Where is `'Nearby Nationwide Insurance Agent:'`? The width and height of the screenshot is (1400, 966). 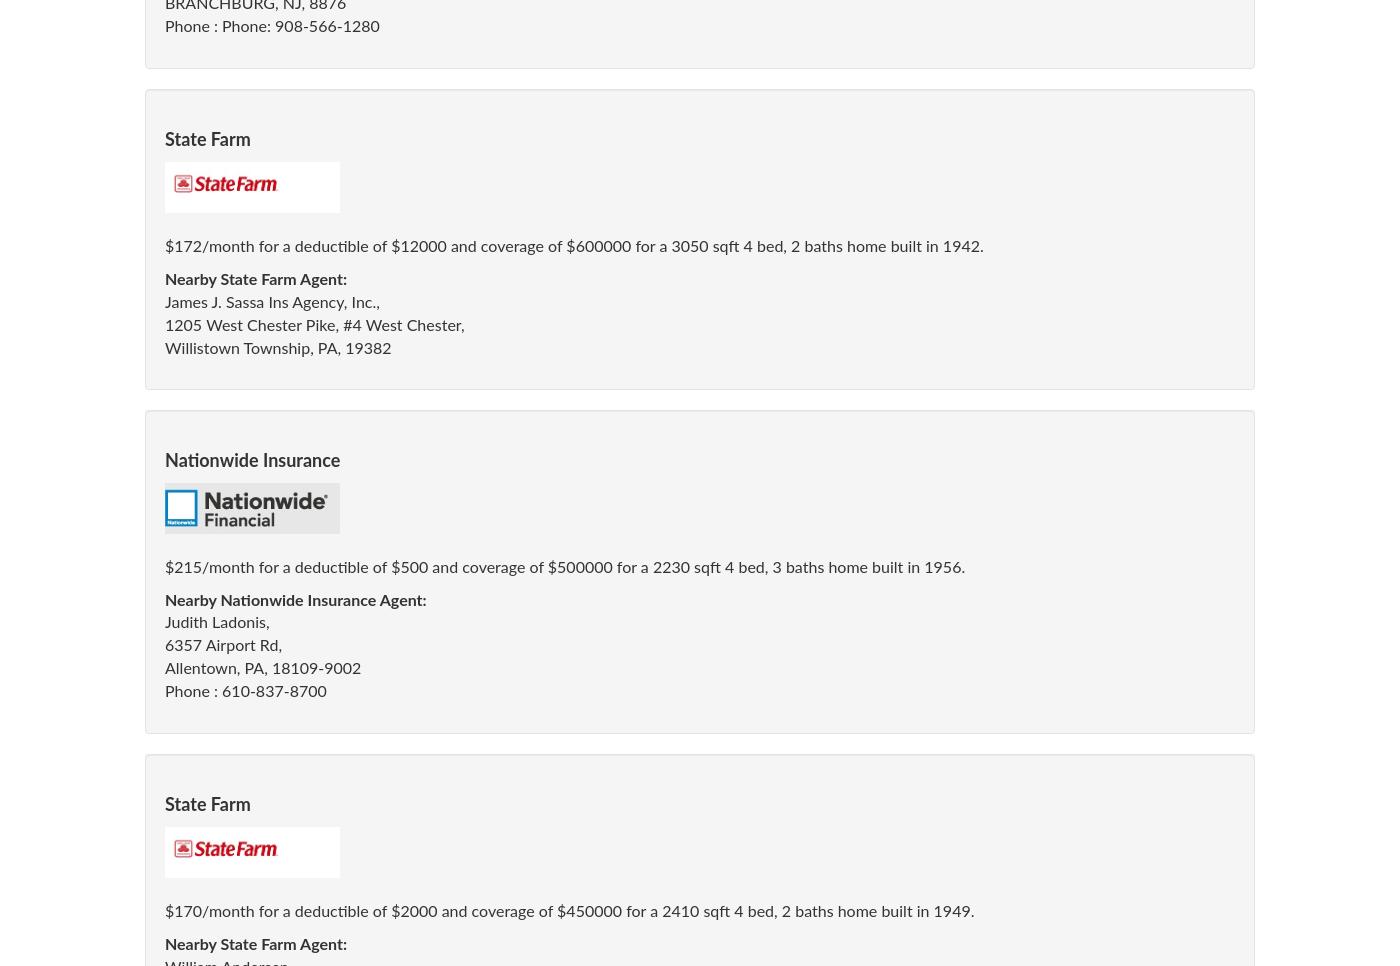
'Nearby Nationwide Insurance Agent:' is located at coordinates (295, 599).